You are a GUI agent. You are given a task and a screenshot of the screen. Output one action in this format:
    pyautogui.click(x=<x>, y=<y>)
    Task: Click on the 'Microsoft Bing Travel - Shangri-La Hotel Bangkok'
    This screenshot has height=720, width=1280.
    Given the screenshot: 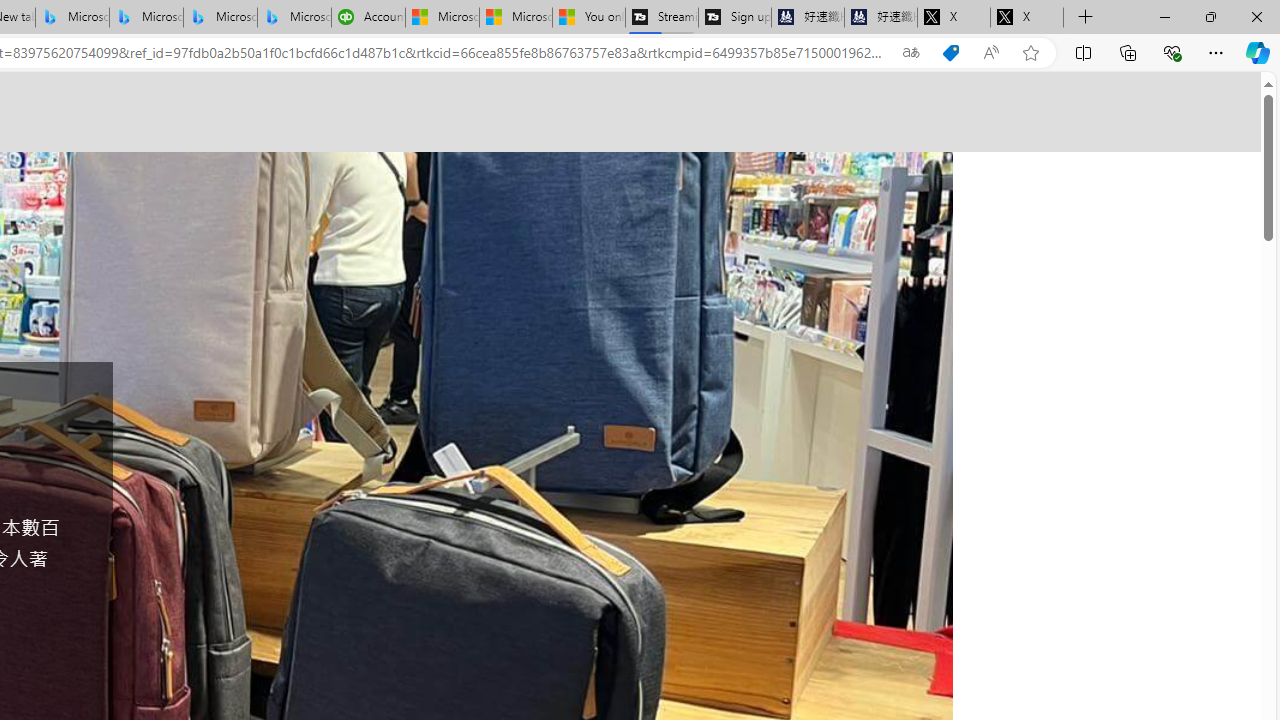 What is the action you would take?
    pyautogui.click(x=294, y=17)
    